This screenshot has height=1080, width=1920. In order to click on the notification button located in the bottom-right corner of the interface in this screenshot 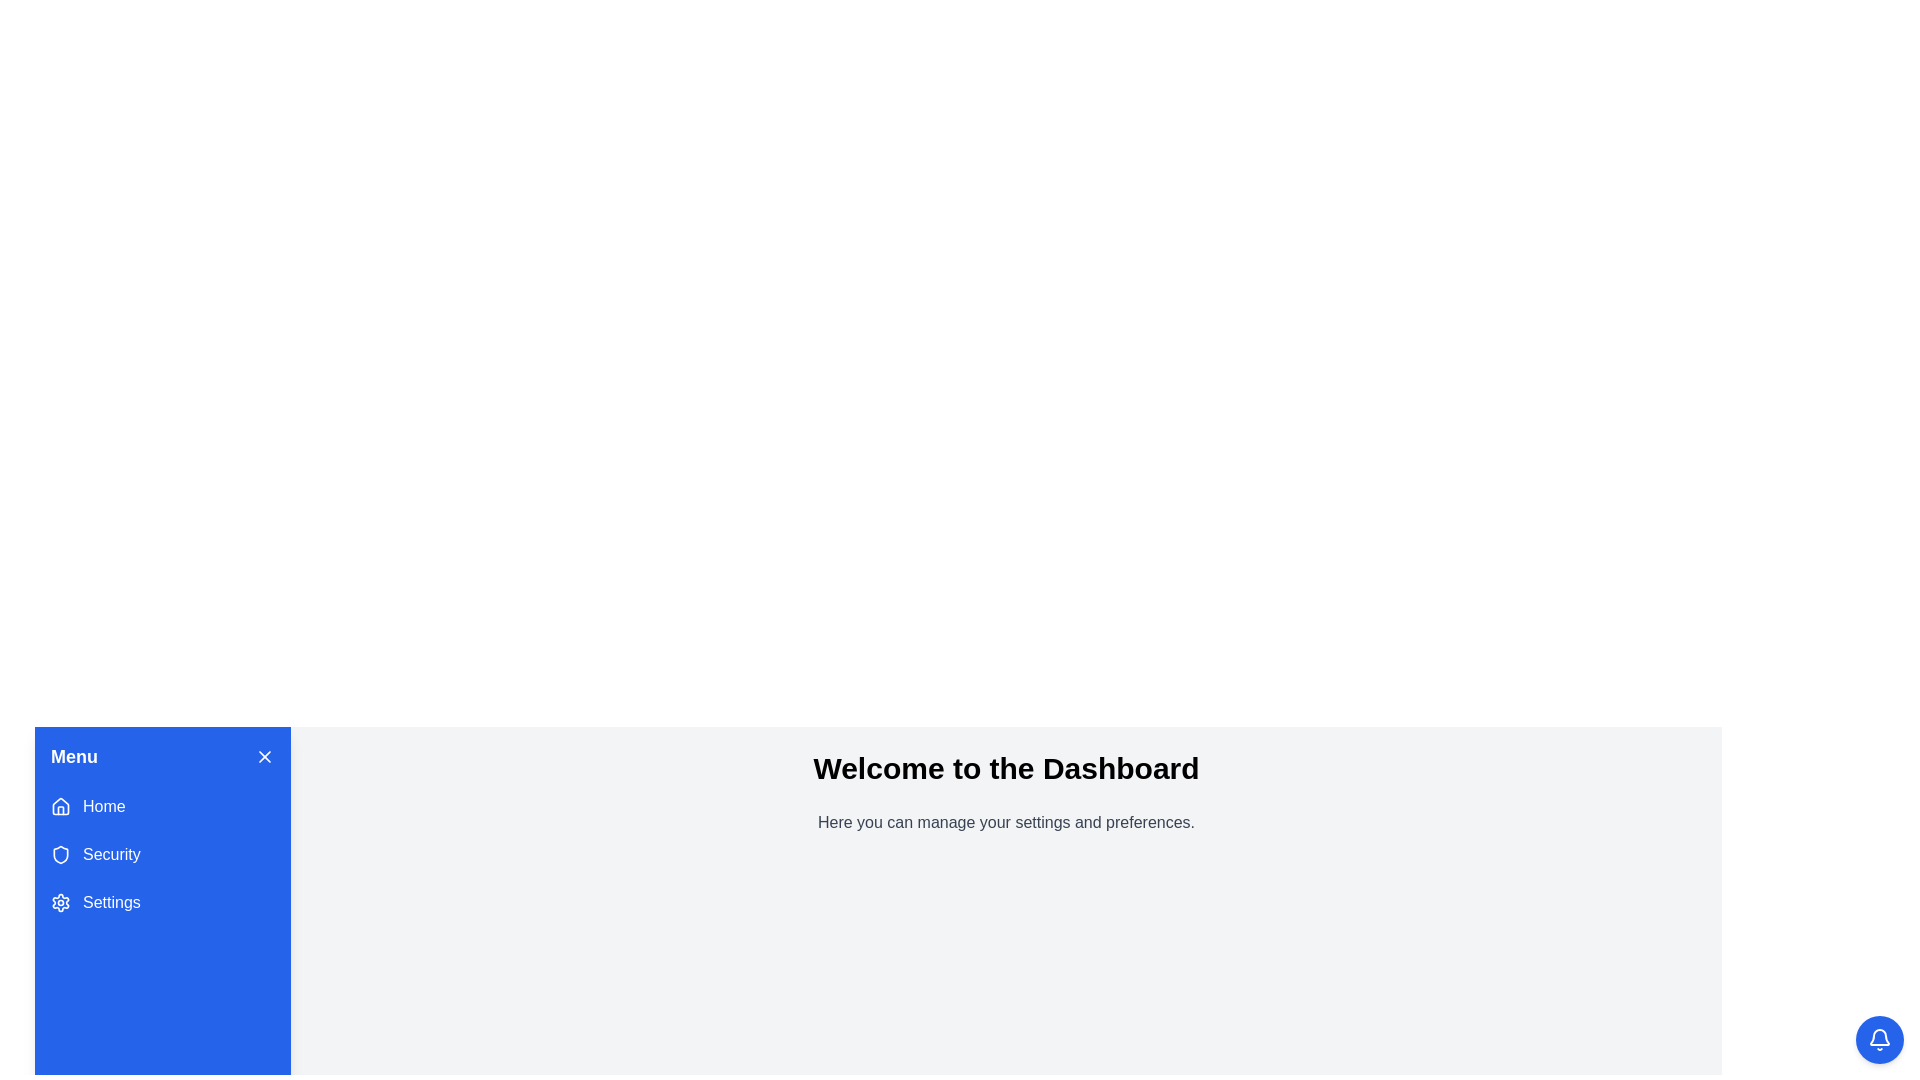, I will do `click(1879, 1039)`.